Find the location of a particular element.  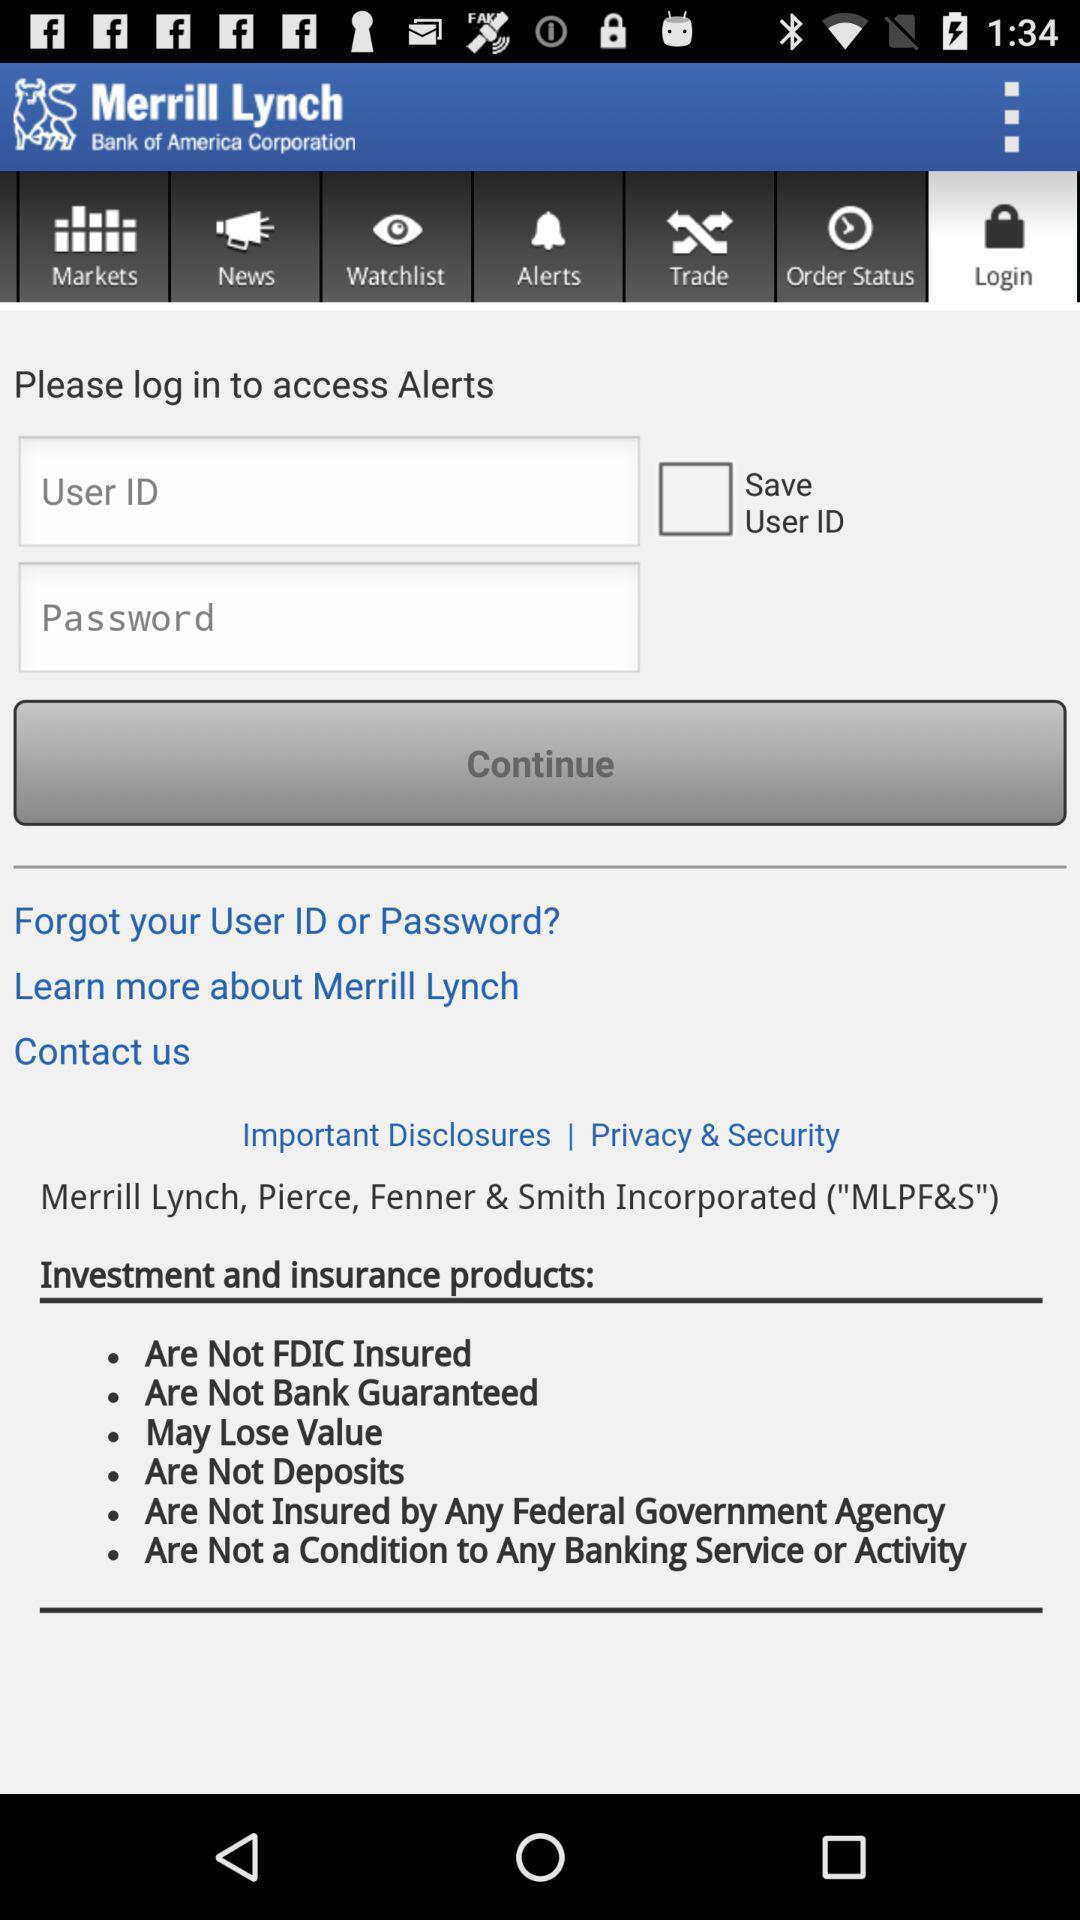

order status section is located at coordinates (851, 236).